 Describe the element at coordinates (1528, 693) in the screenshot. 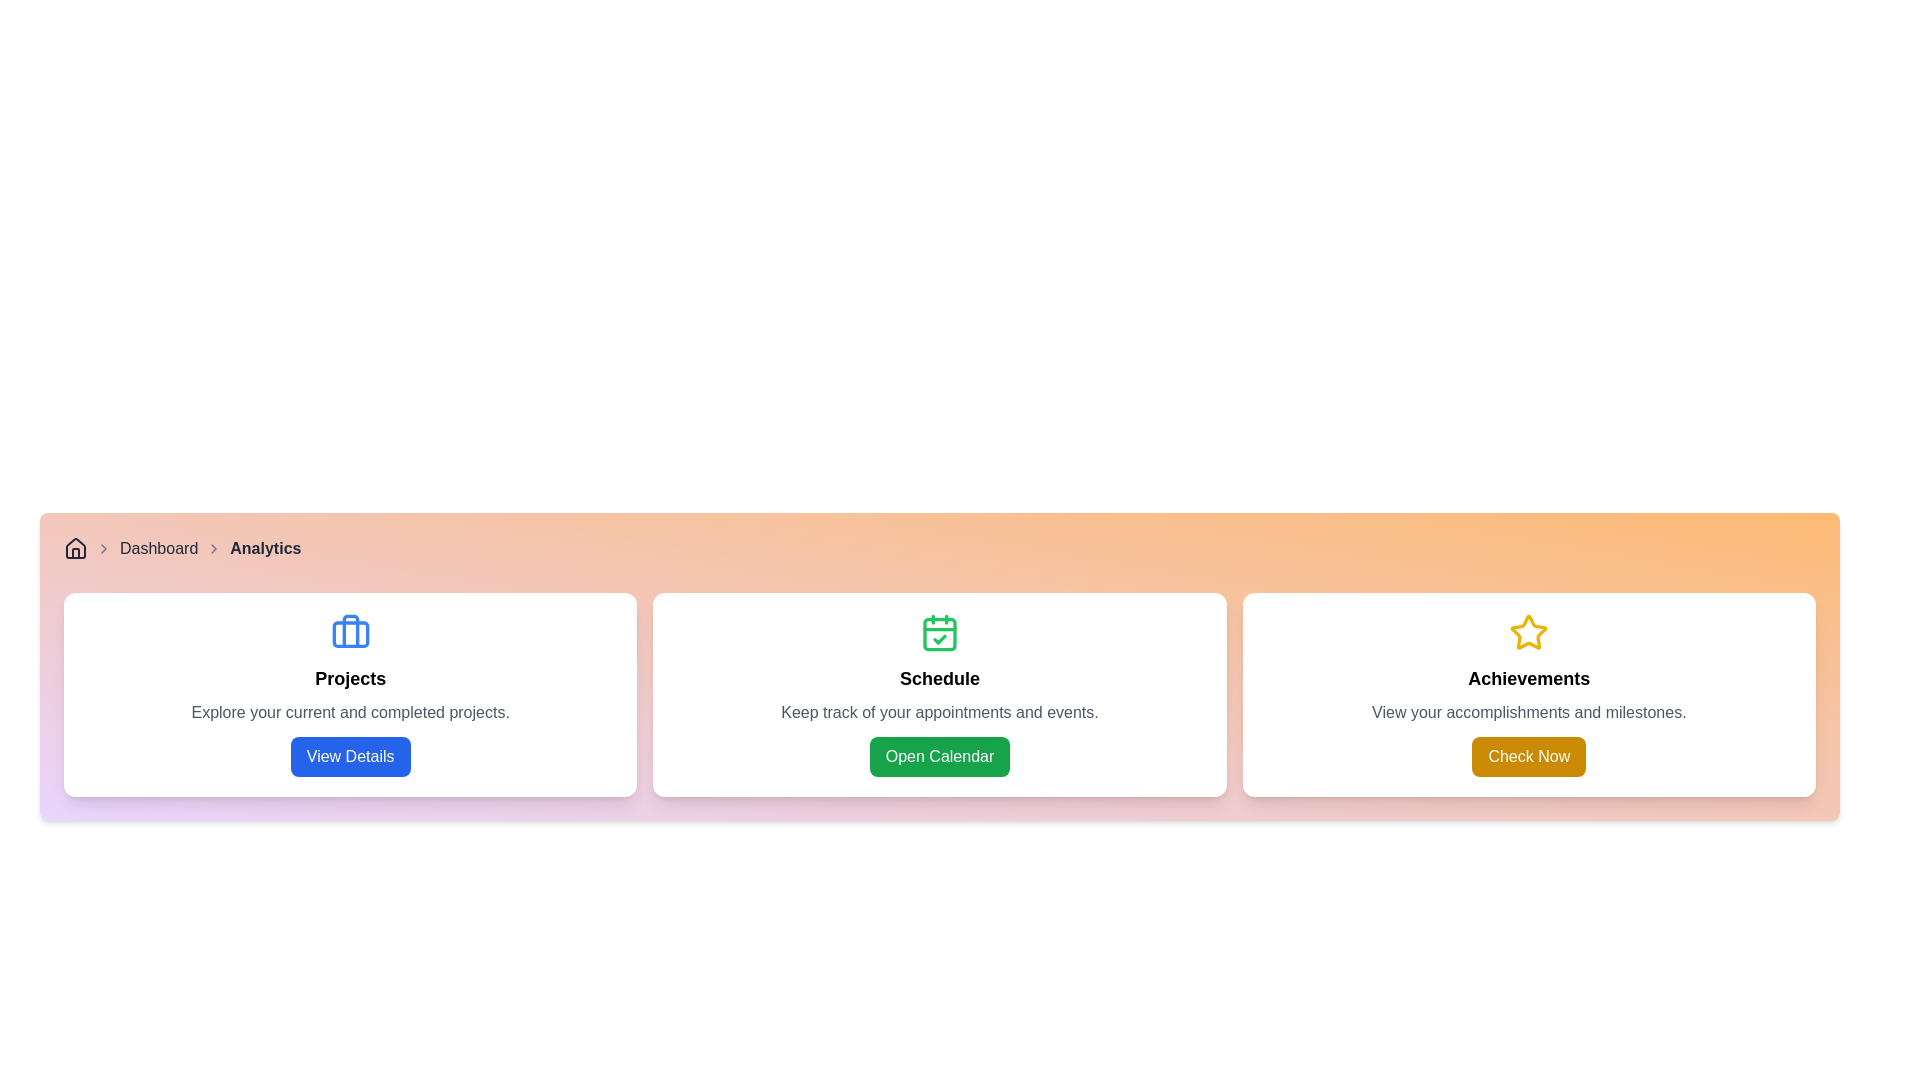

I see `the card displaying user achievements, which is located in the rightmost grid cell of a three-column layout` at that location.